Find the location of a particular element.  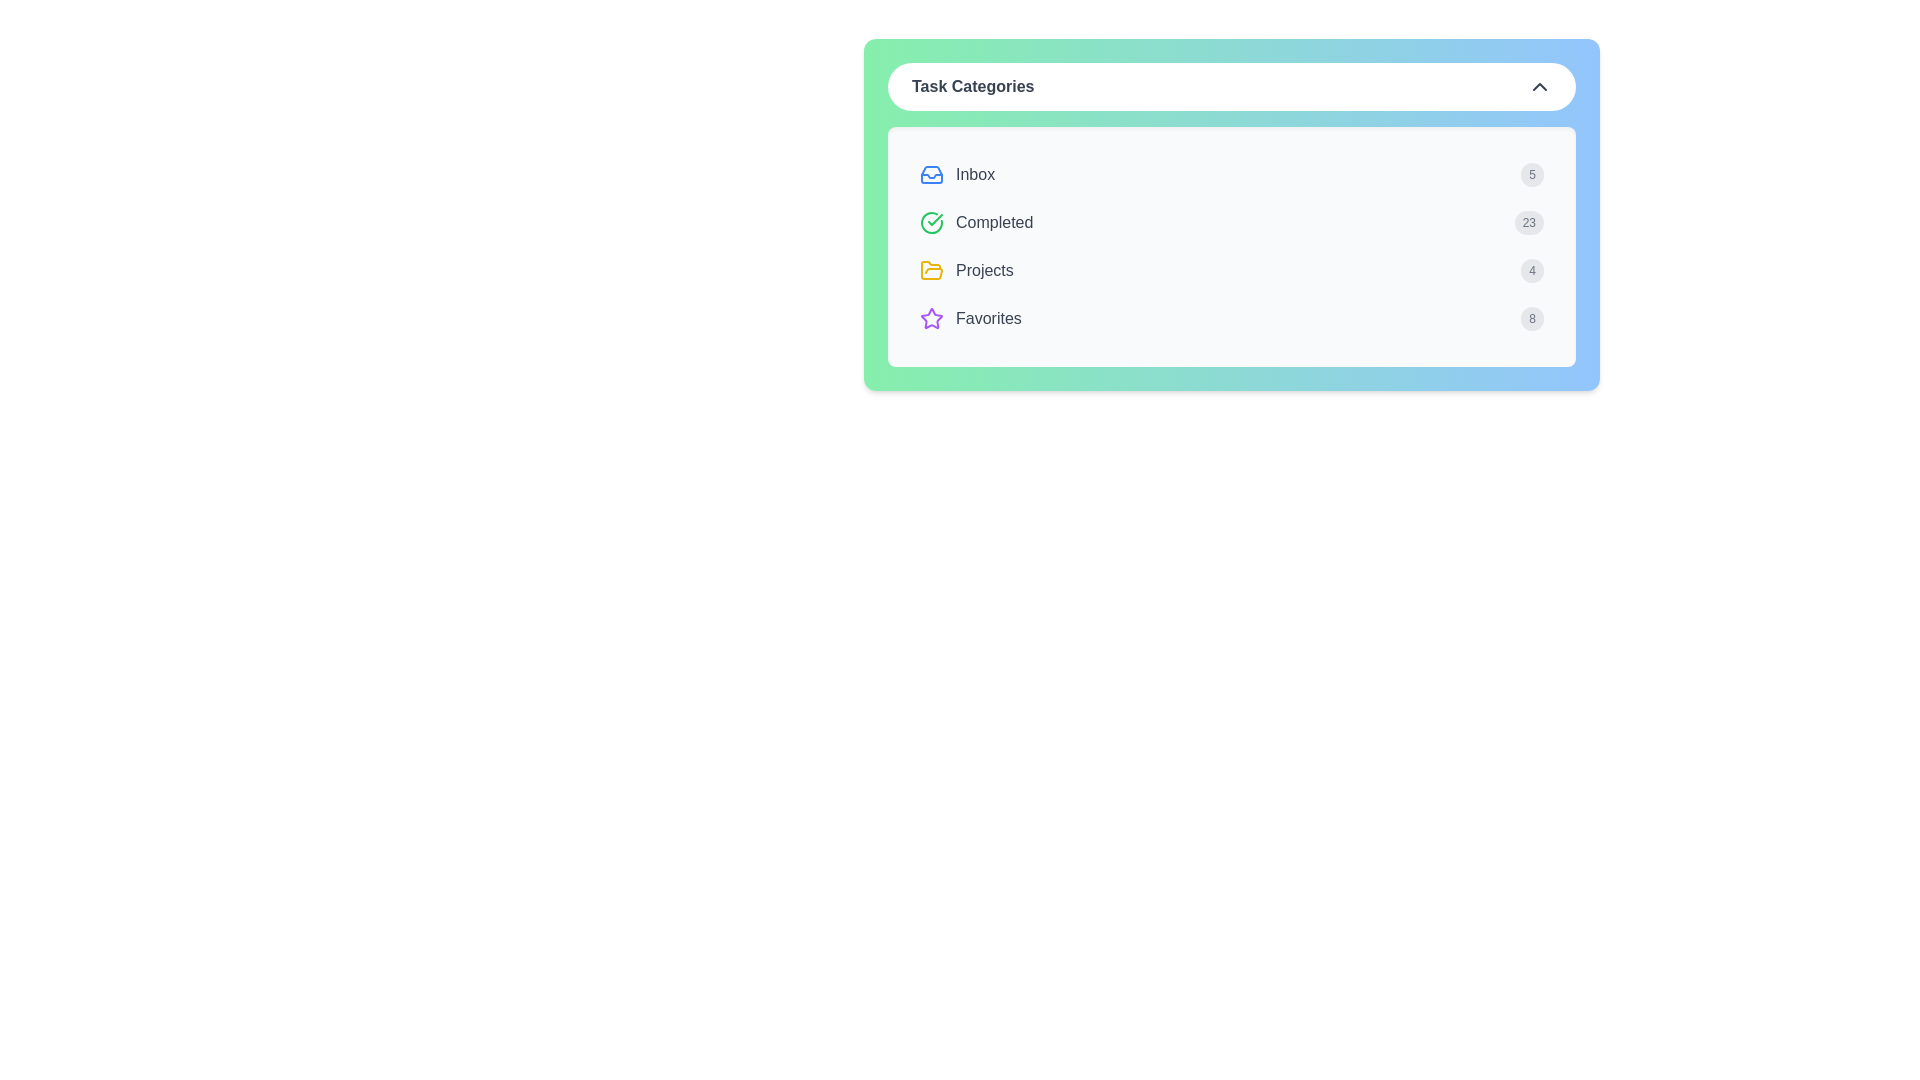

the upward-pointing chevron icon located at the far-right end of the header bar labeled 'Task Categories.' is located at coordinates (1539, 86).